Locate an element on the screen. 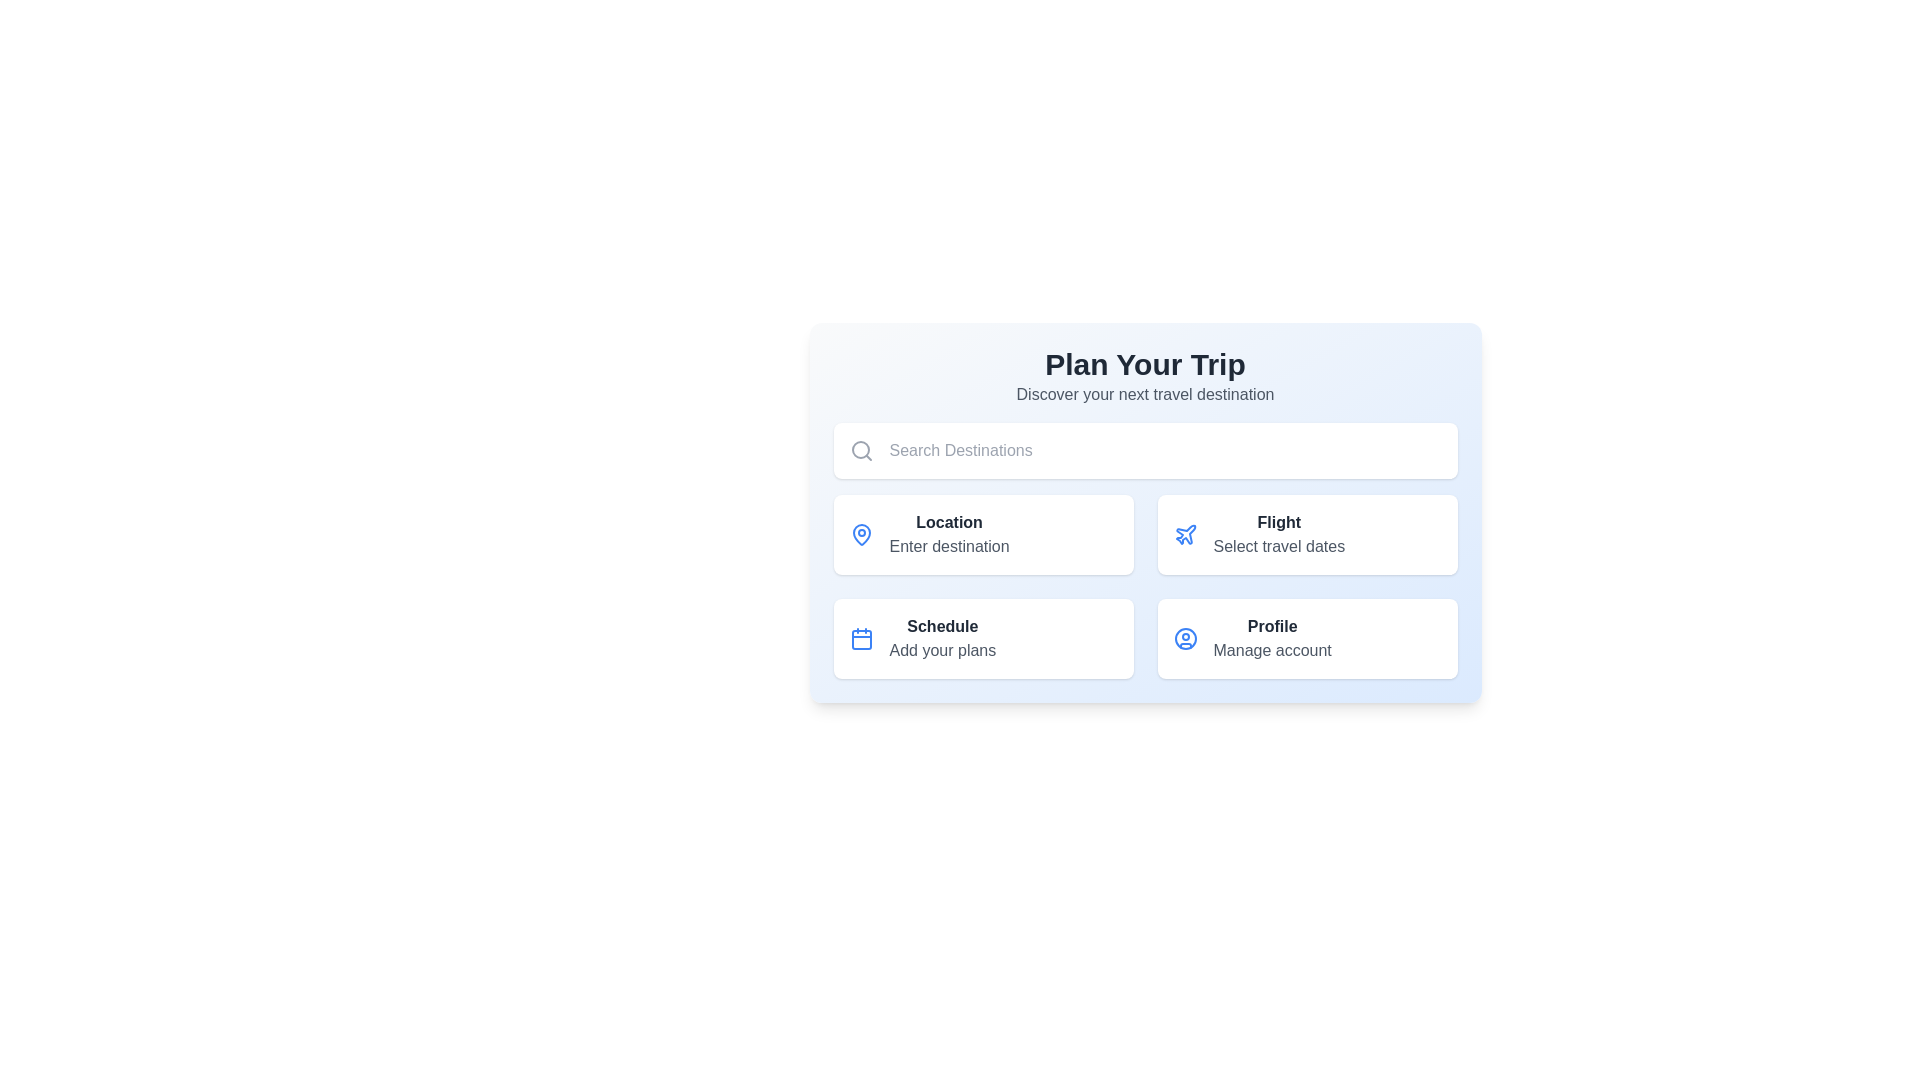 This screenshot has width=1920, height=1080. the lower semicircular part of the blue pin-shaped icon within the 'Location' button located in the top-left quadrant of the interface is located at coordinates (861, 534).